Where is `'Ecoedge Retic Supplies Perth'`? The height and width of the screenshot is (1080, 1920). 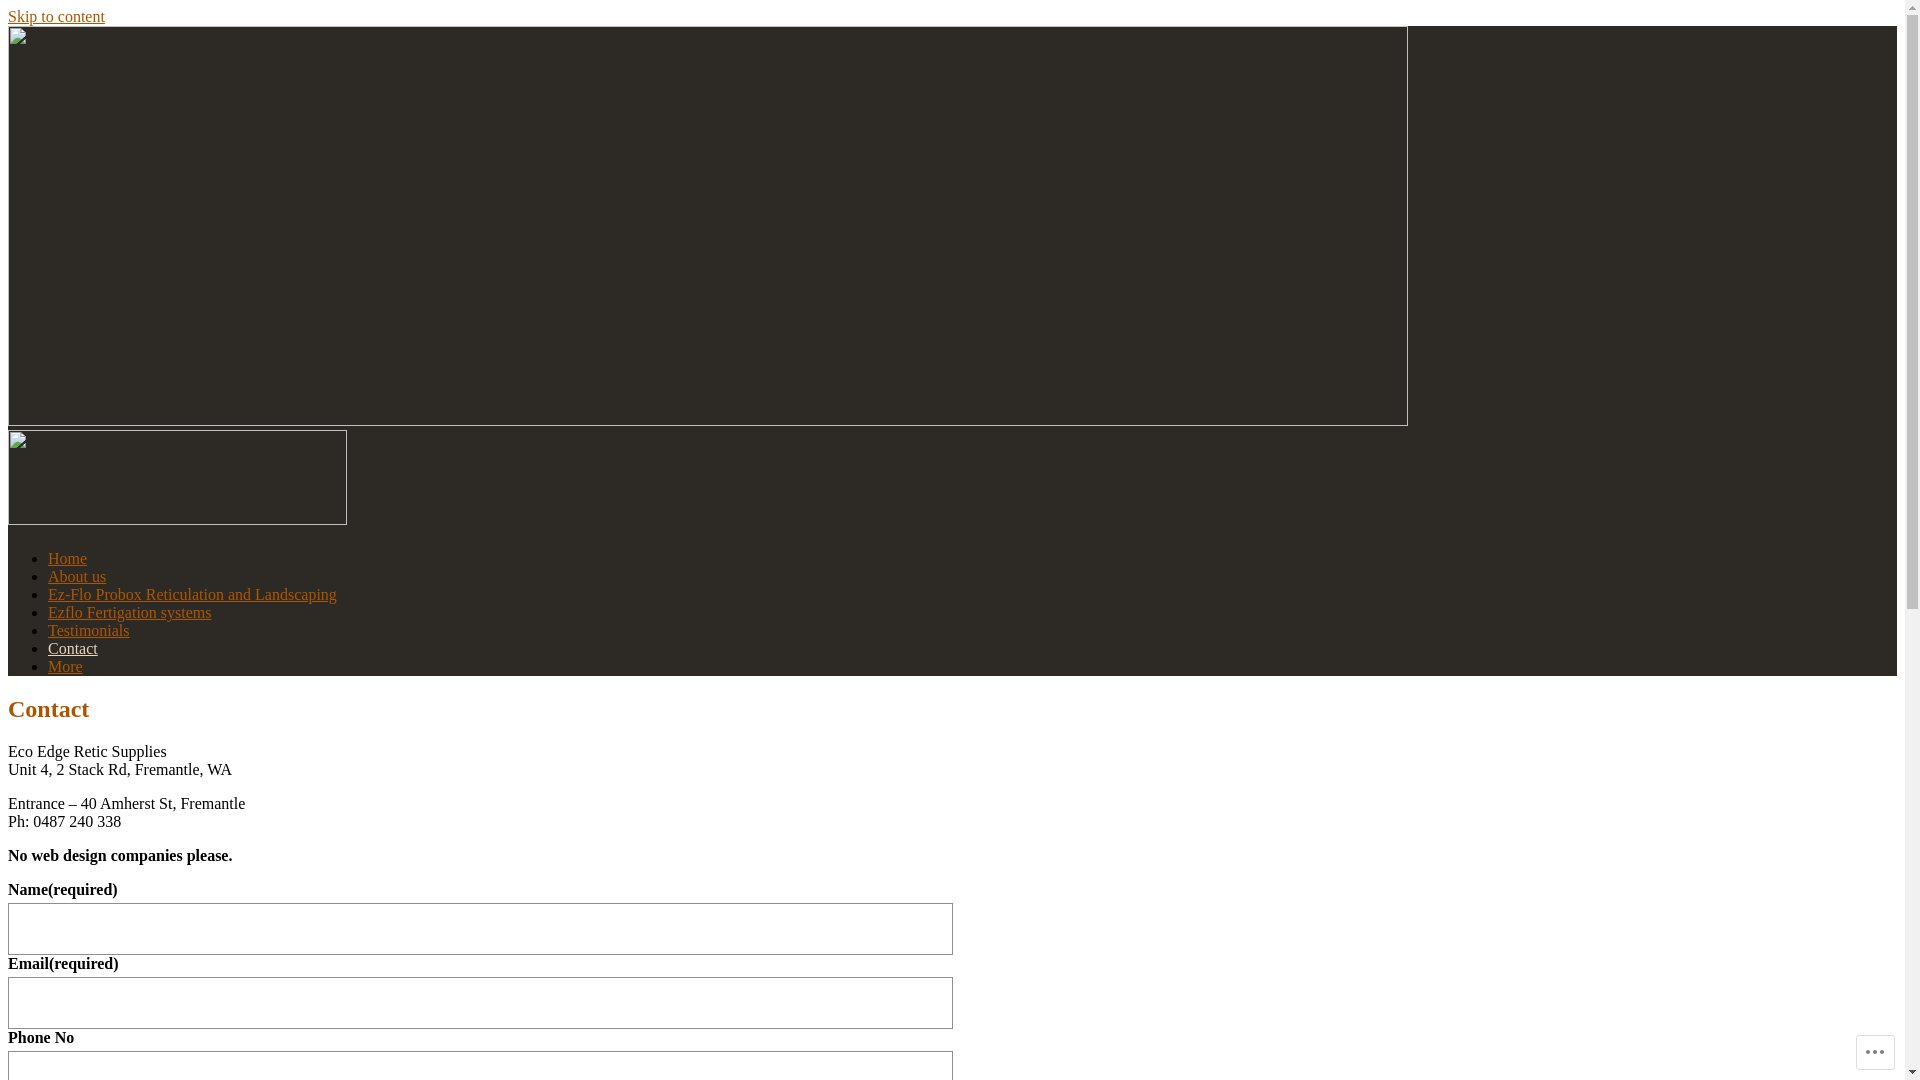
'Ecoedge Retic Supplies Perth' is located at coordinates (208, 568).